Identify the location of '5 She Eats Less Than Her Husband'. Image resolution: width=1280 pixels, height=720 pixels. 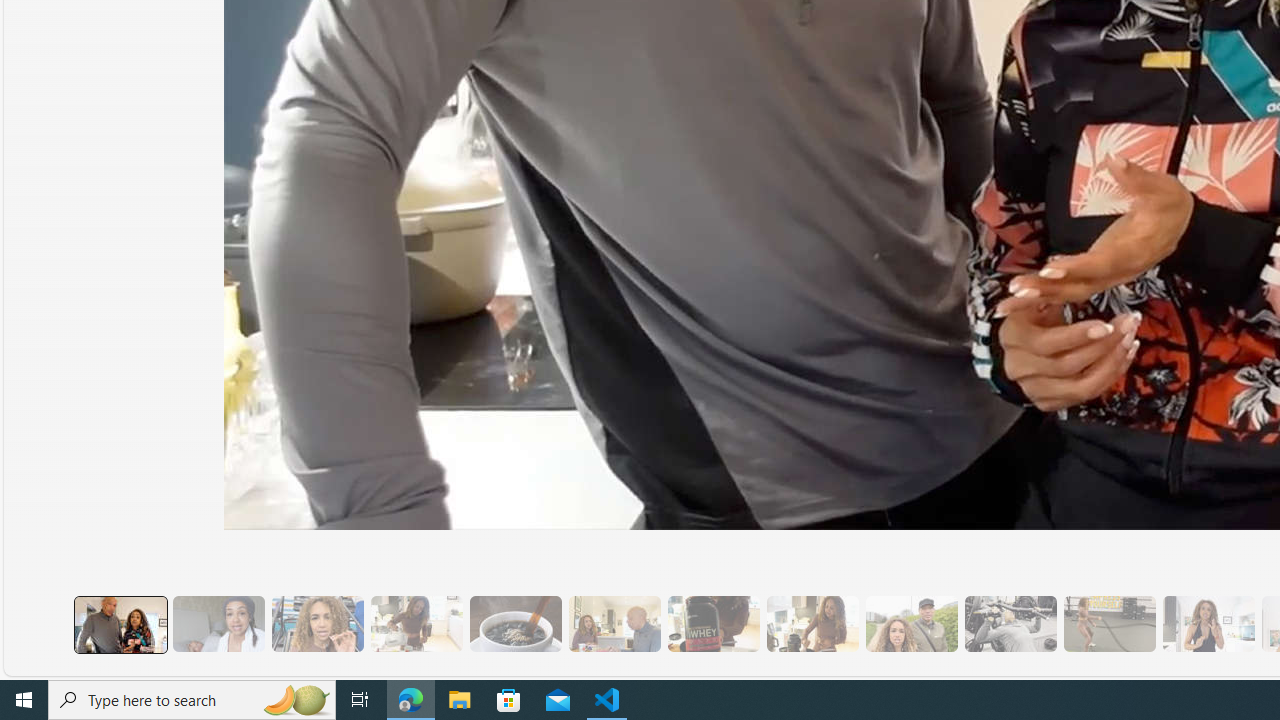
(613, 623).